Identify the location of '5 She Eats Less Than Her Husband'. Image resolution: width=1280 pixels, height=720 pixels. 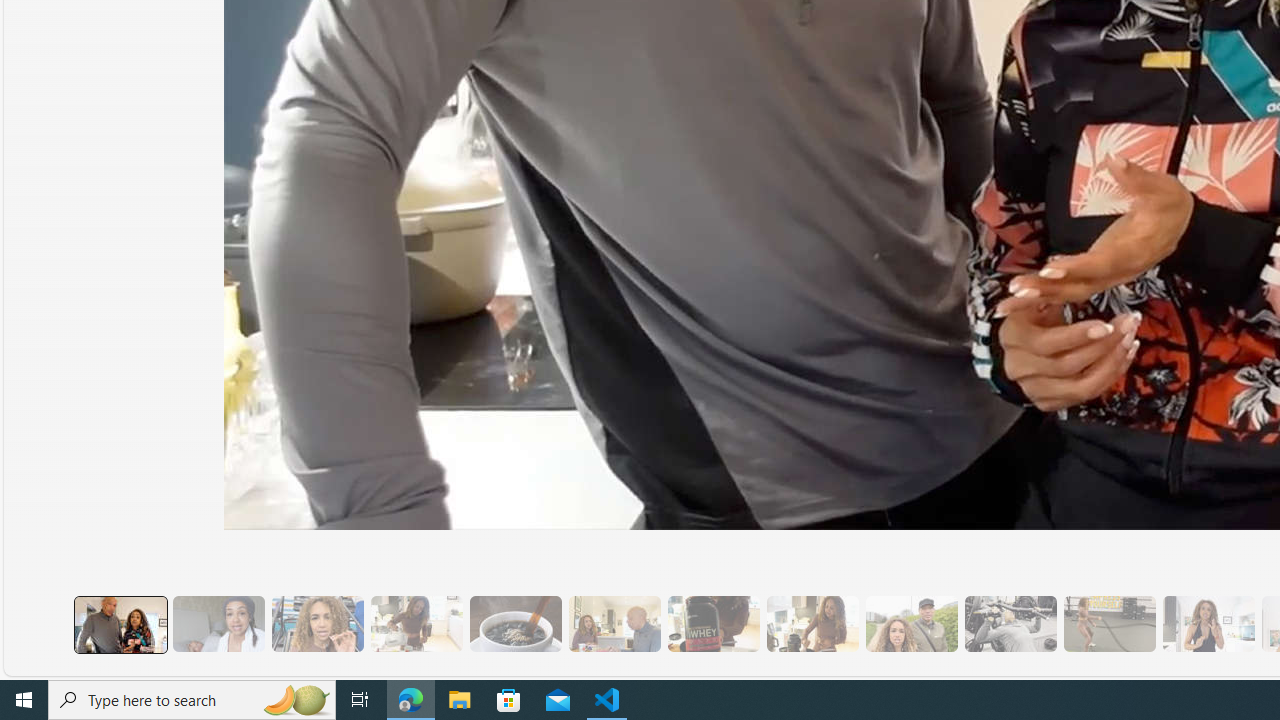
(613, 623).